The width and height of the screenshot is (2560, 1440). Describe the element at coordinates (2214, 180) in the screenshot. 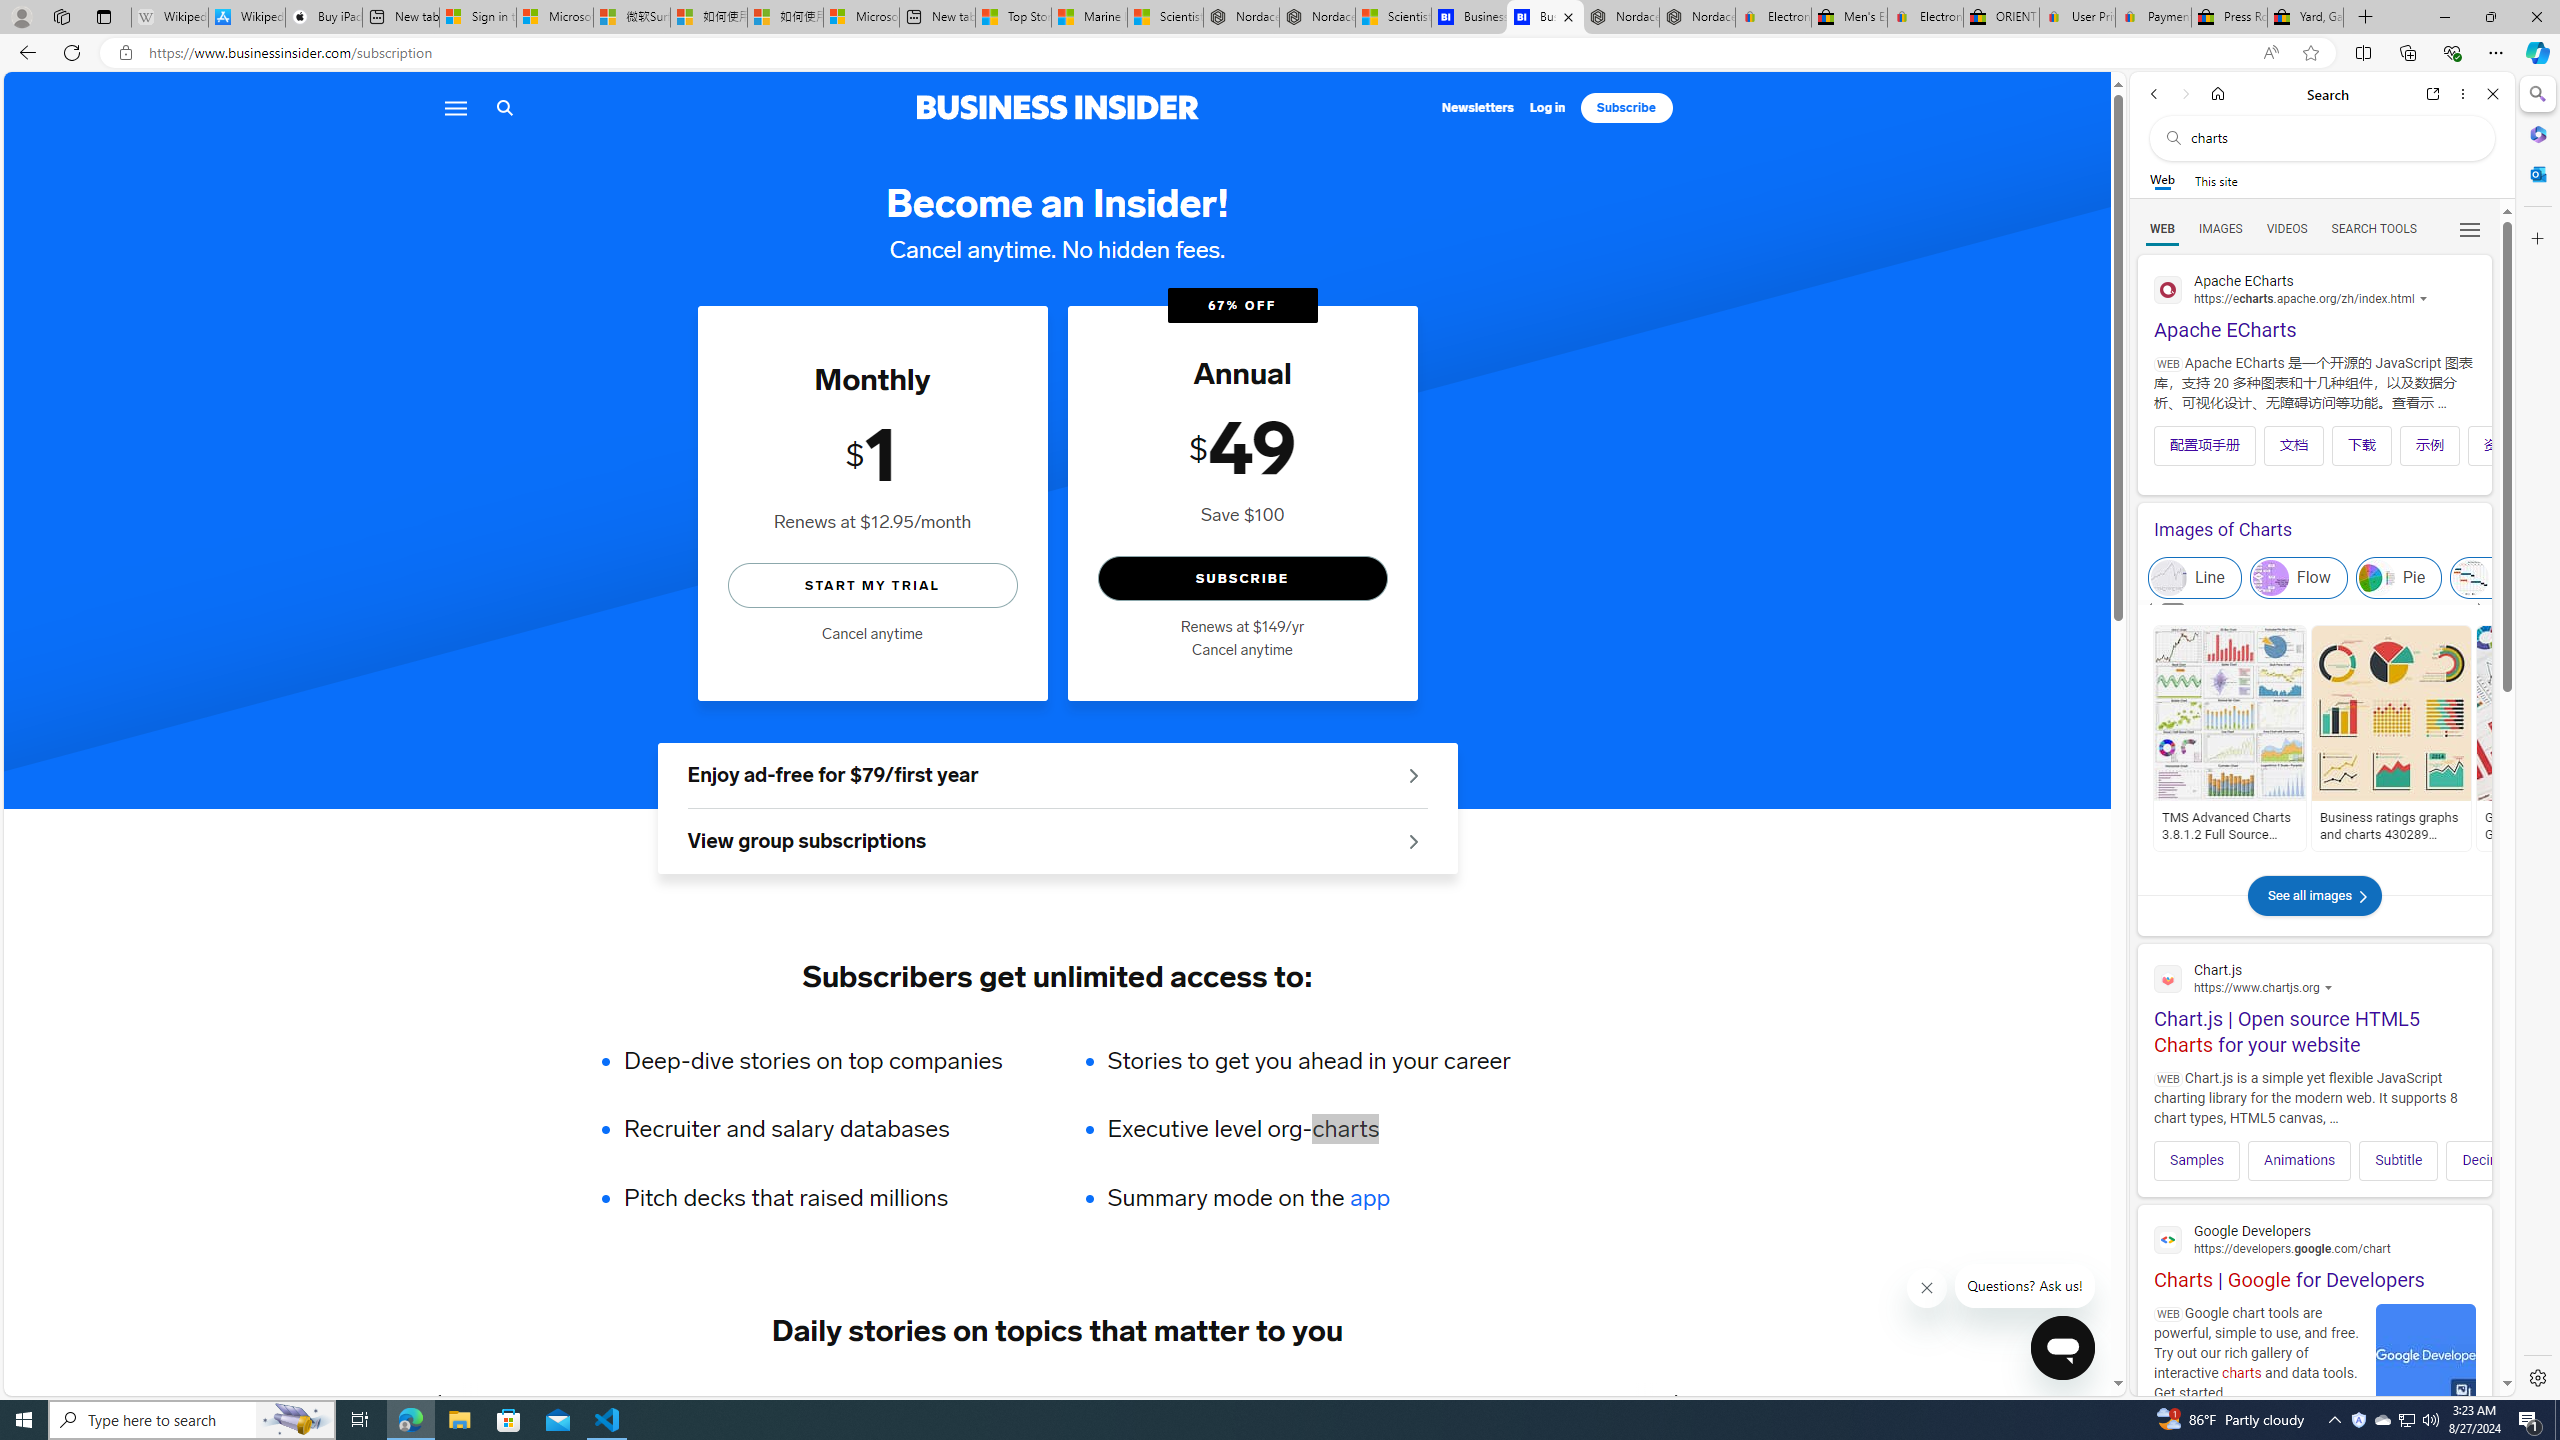

I see `'This site scope'` at that location.